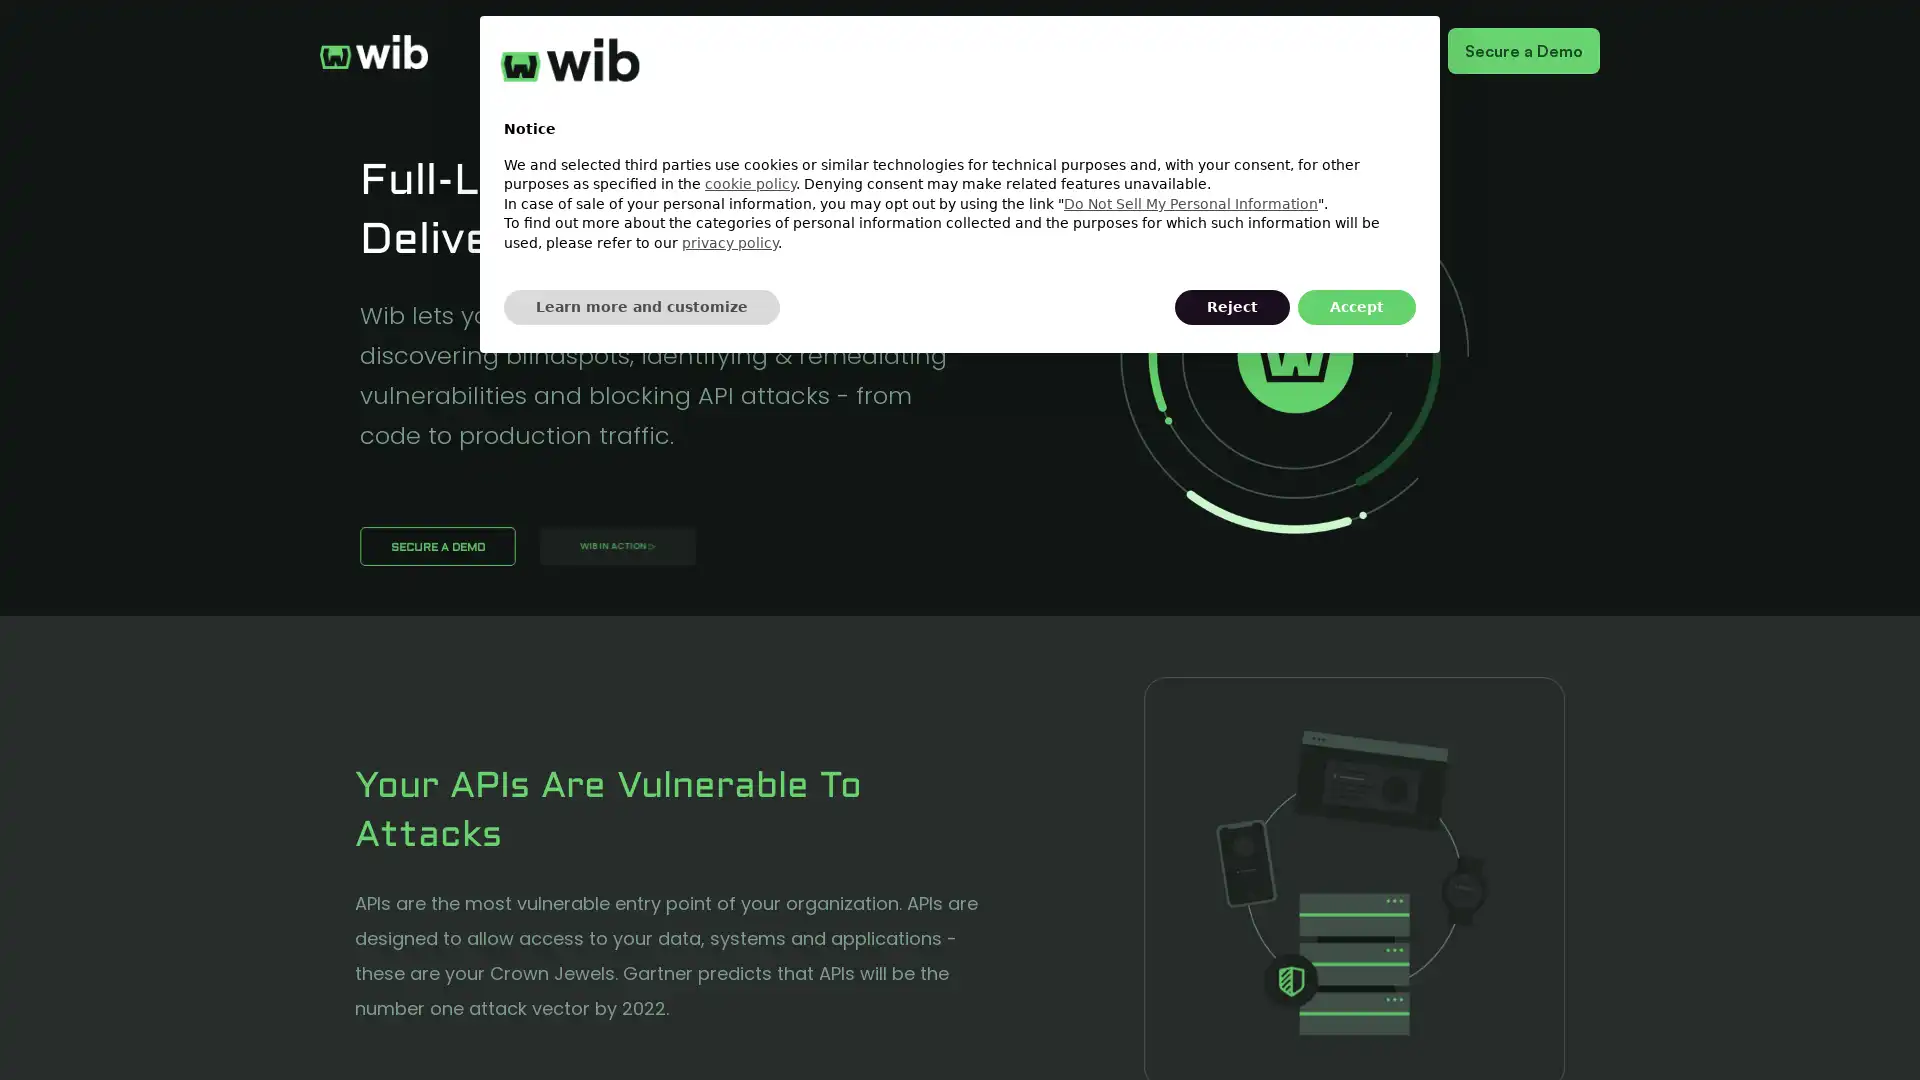  I want to click on Accept, so click(1357, 307).